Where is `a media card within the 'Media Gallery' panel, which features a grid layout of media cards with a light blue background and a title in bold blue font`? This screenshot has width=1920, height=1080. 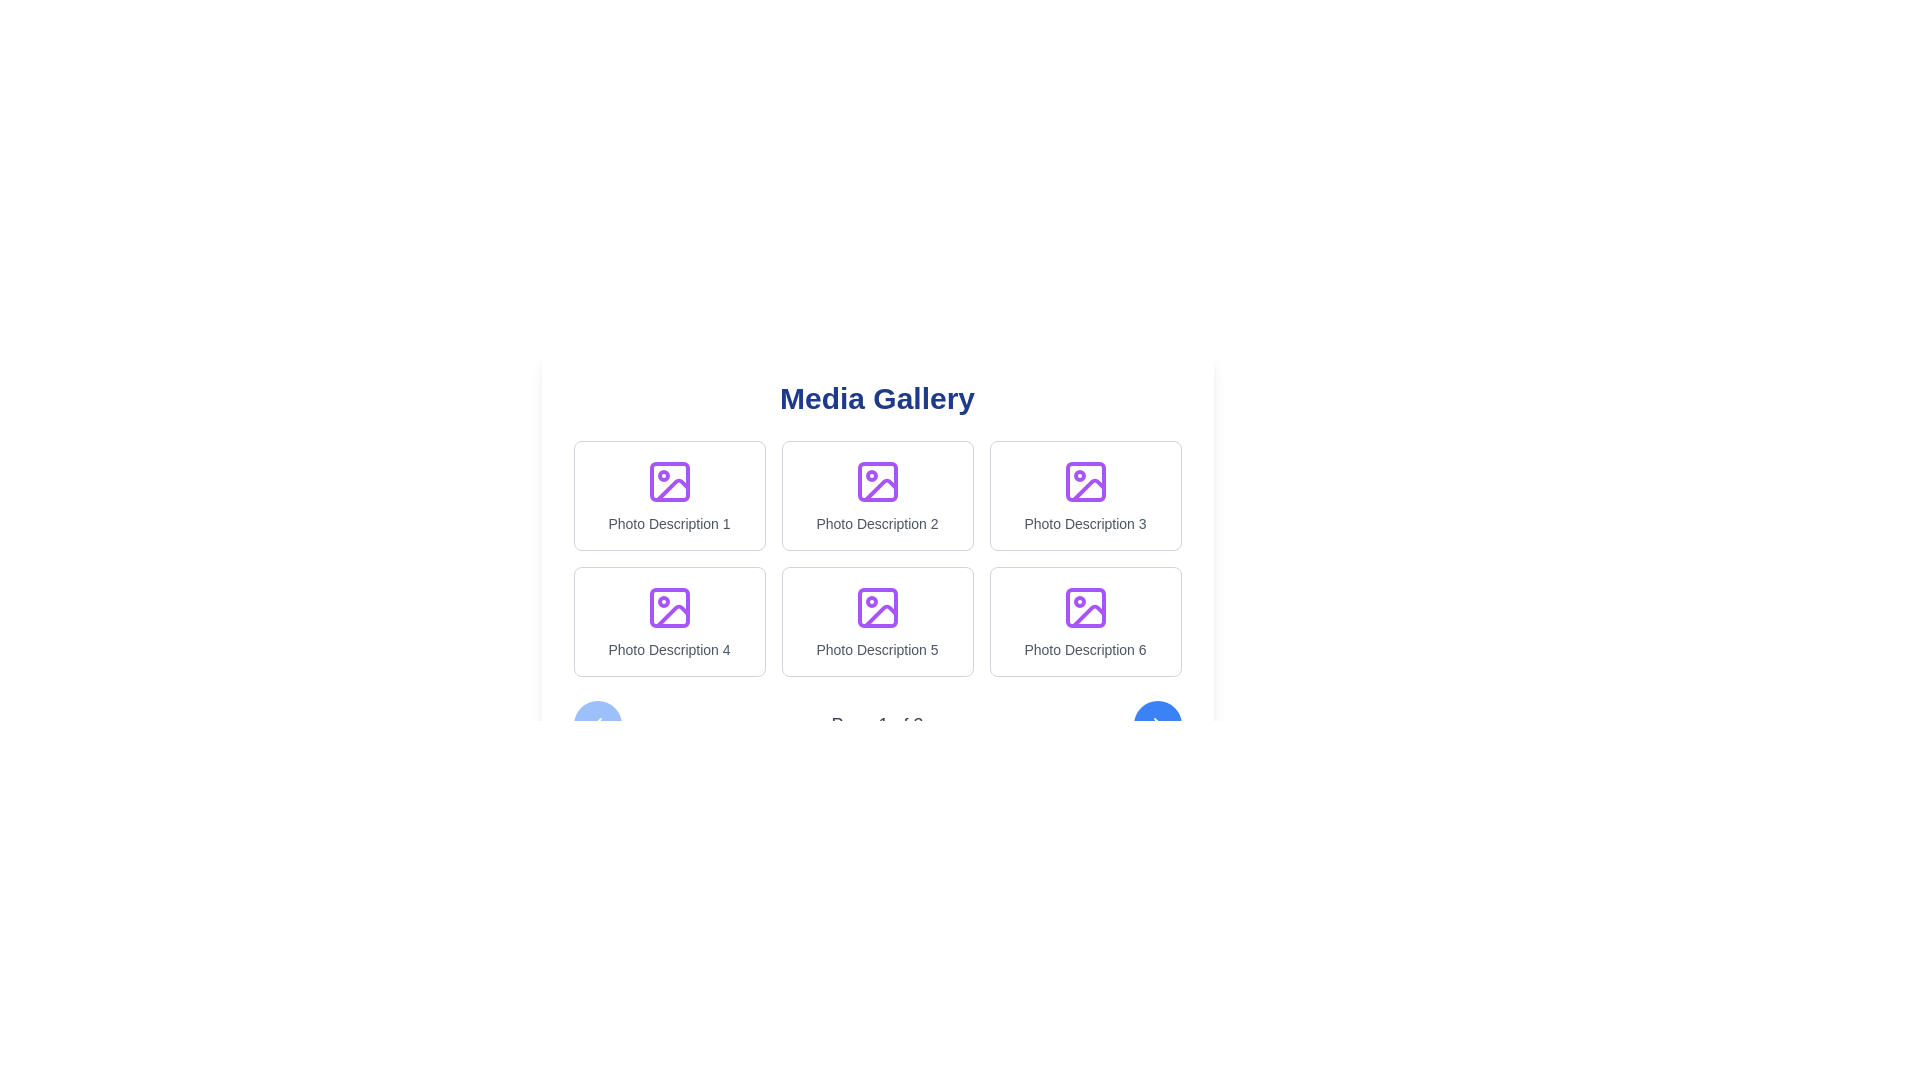
a media card within the 'Media Gallery' panel, which features a grid layout of media cards with a light blue background and a title in bold blue font is located at coordinates (877, 564).